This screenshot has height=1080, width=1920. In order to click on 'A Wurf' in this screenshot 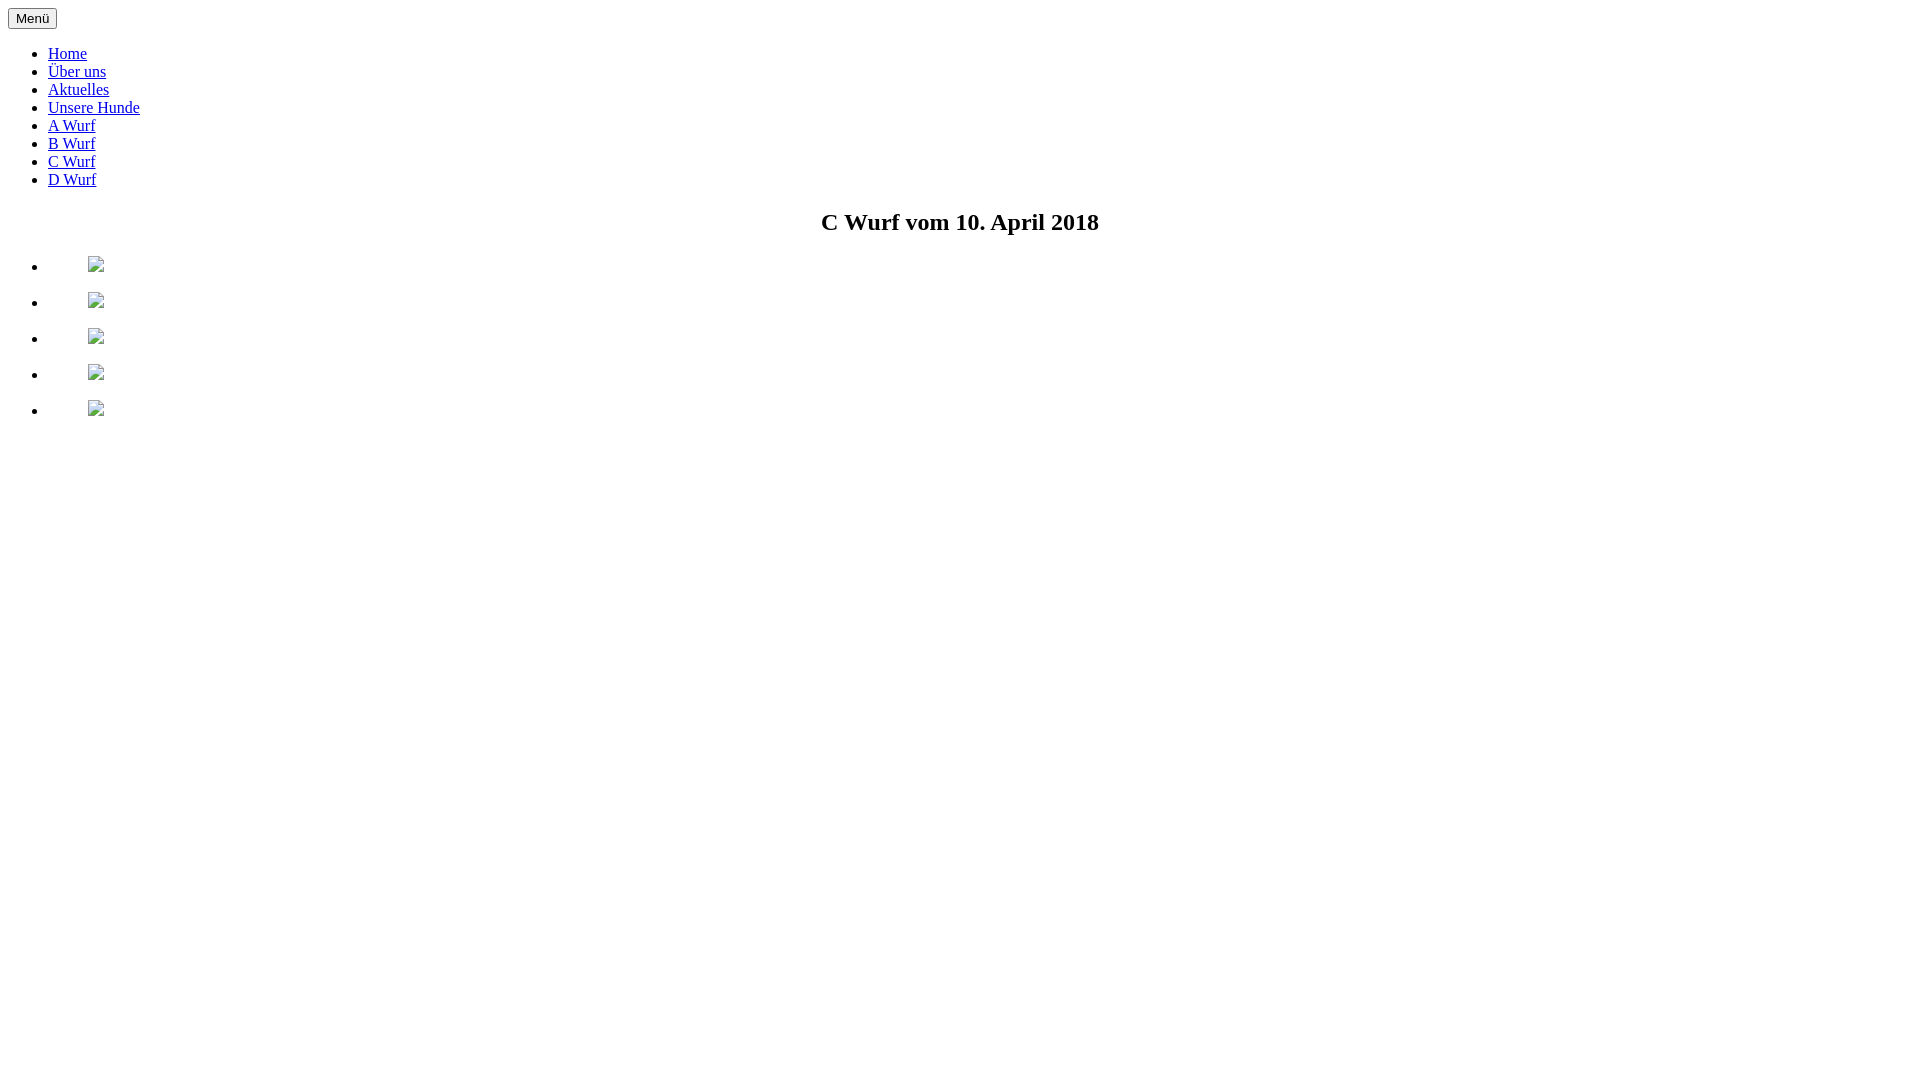, I will do `click(72, 125)`.